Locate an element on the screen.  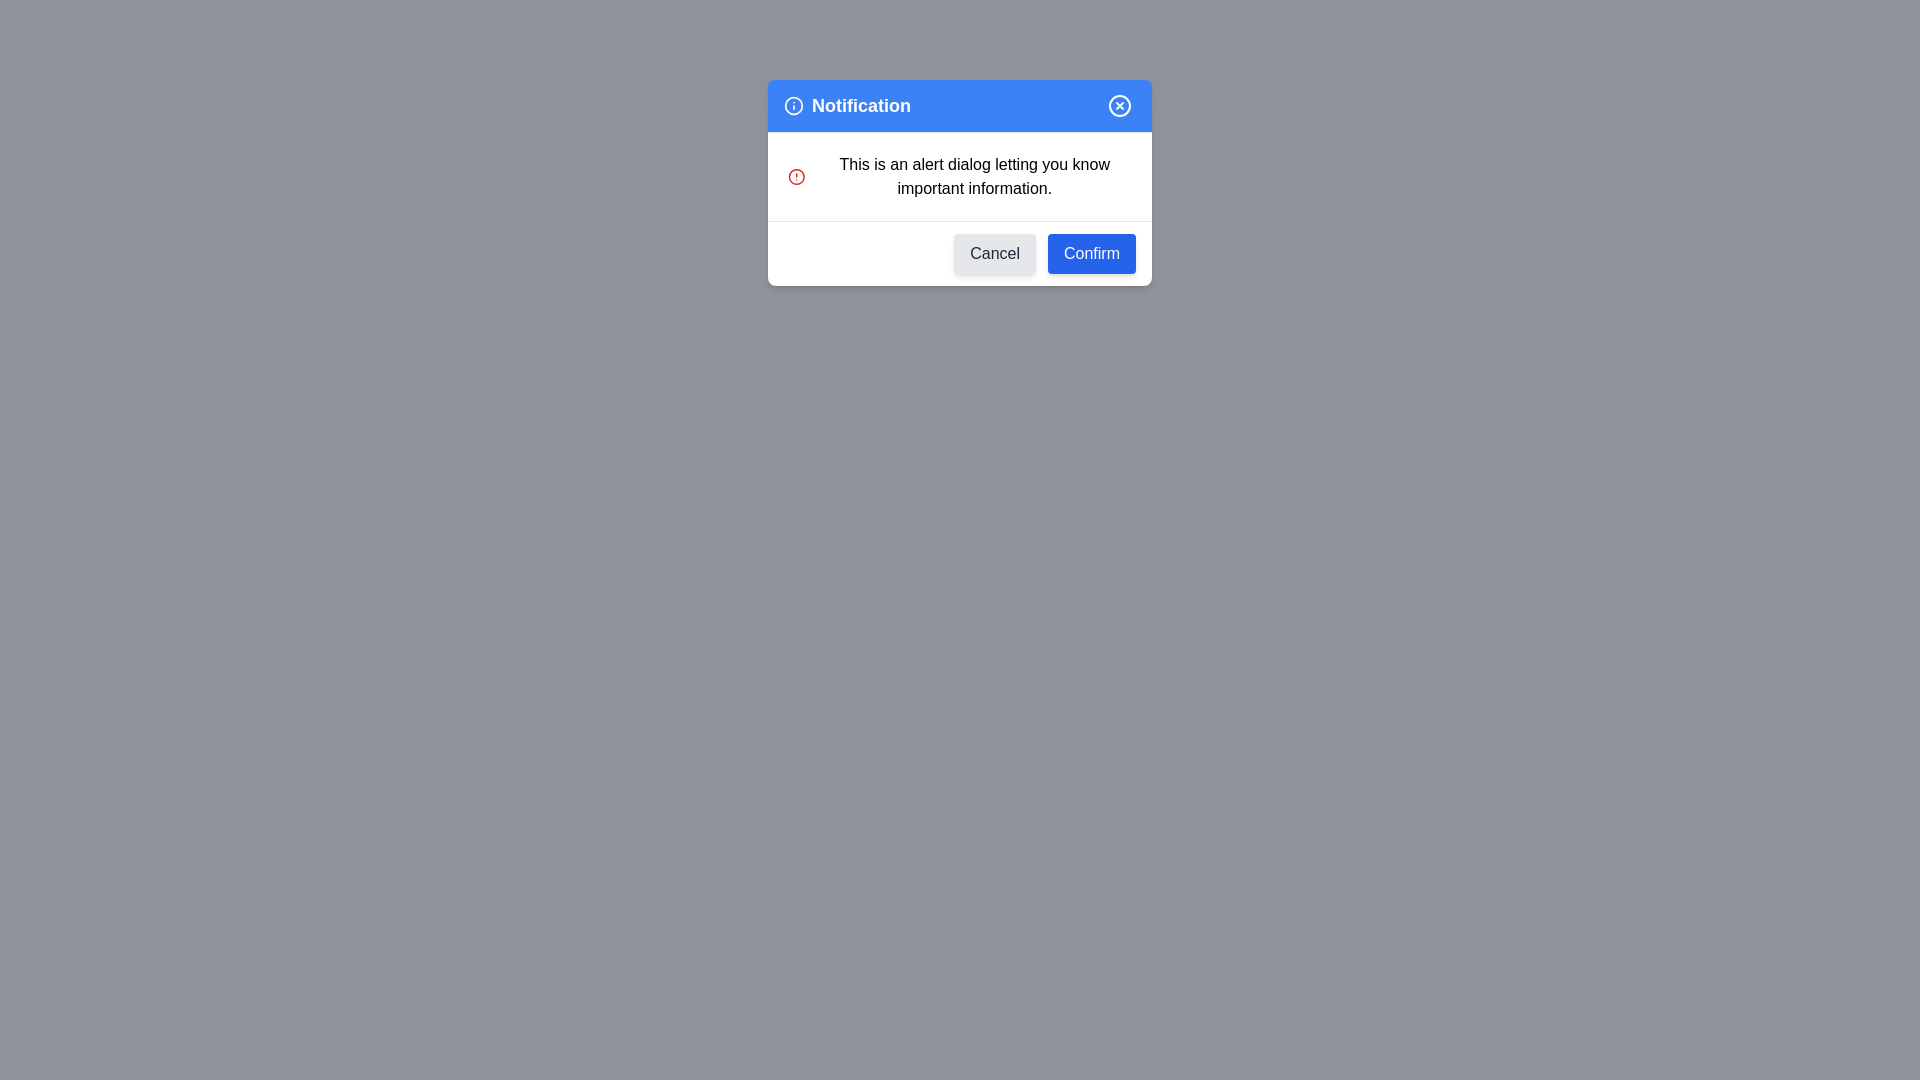
the 'Cancel' button located at the bottom right corner of the dialog box, which has a light gray background and contains the text 'Cancel' in dark gray font is located at coordinates (995, 253).